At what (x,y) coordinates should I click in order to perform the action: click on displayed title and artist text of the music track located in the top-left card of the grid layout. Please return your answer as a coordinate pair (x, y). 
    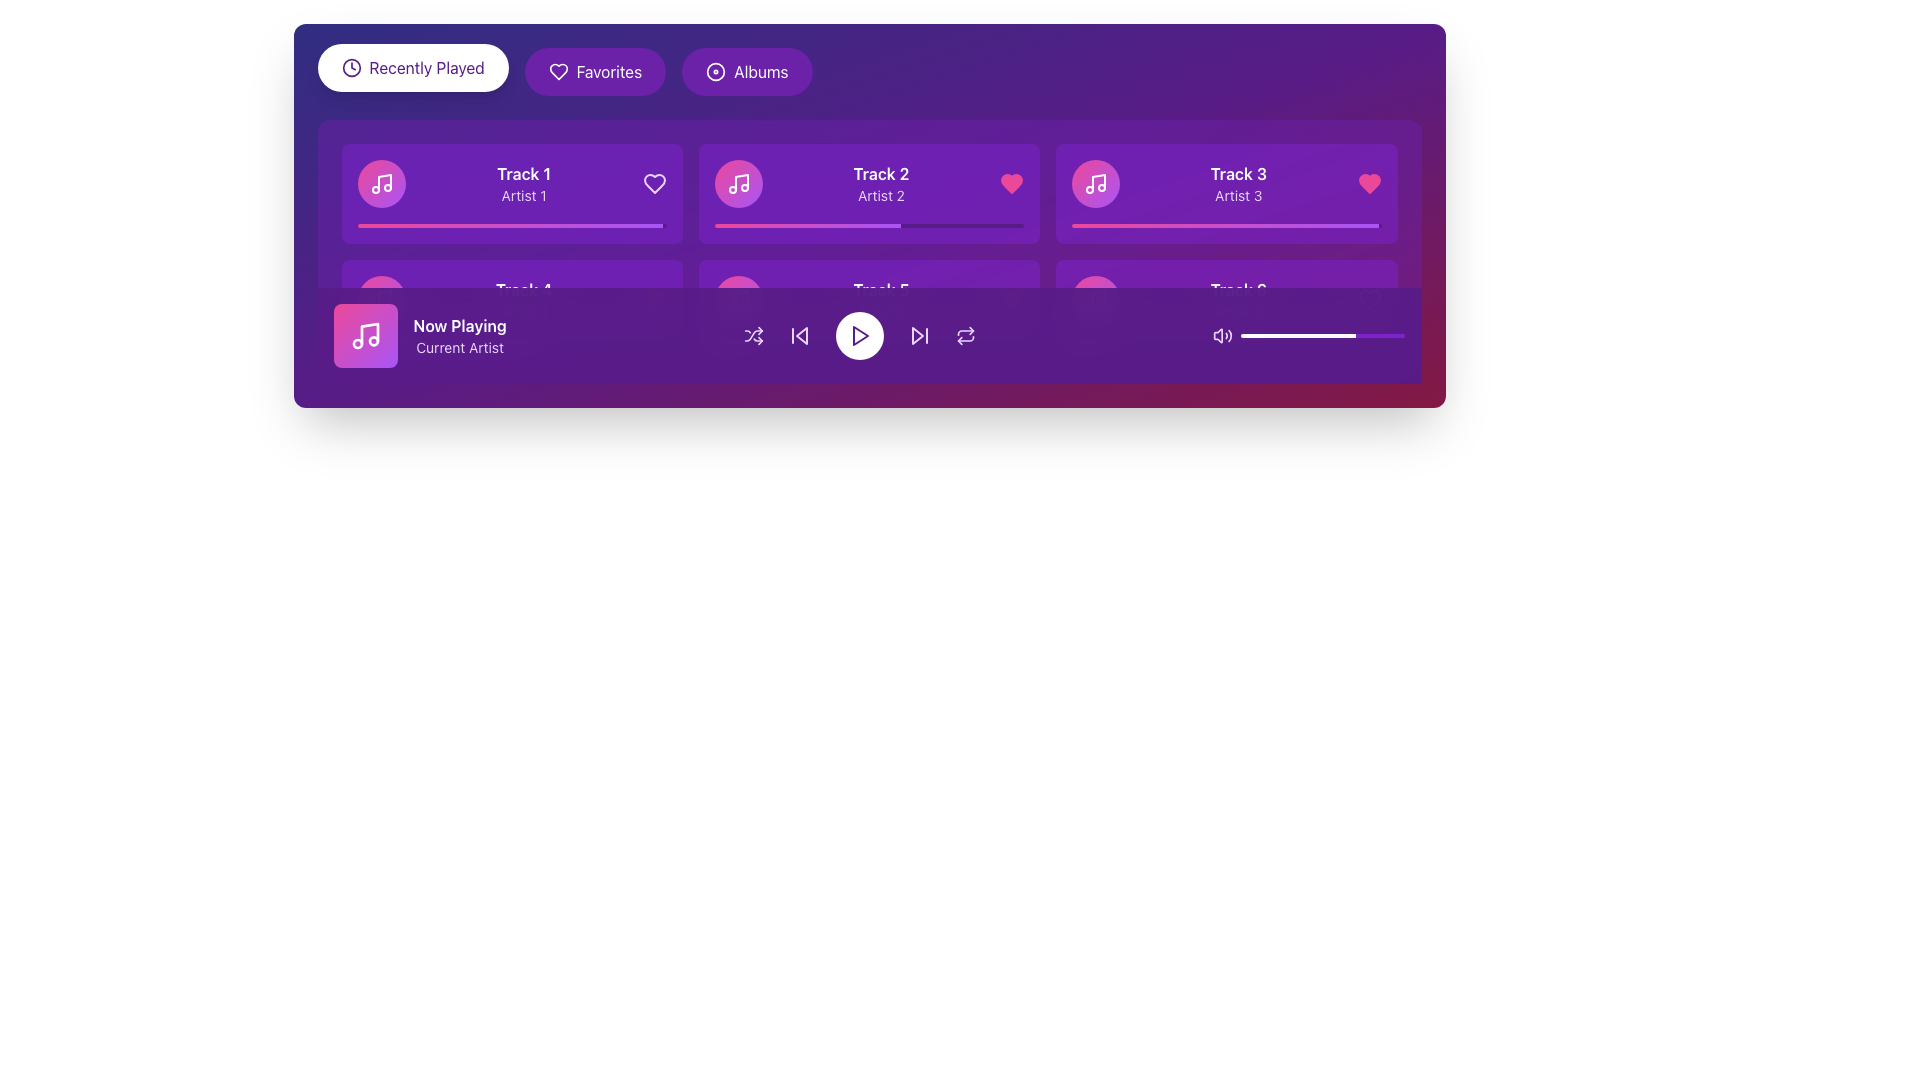
    Looking at the image, I should click on (524, 184).